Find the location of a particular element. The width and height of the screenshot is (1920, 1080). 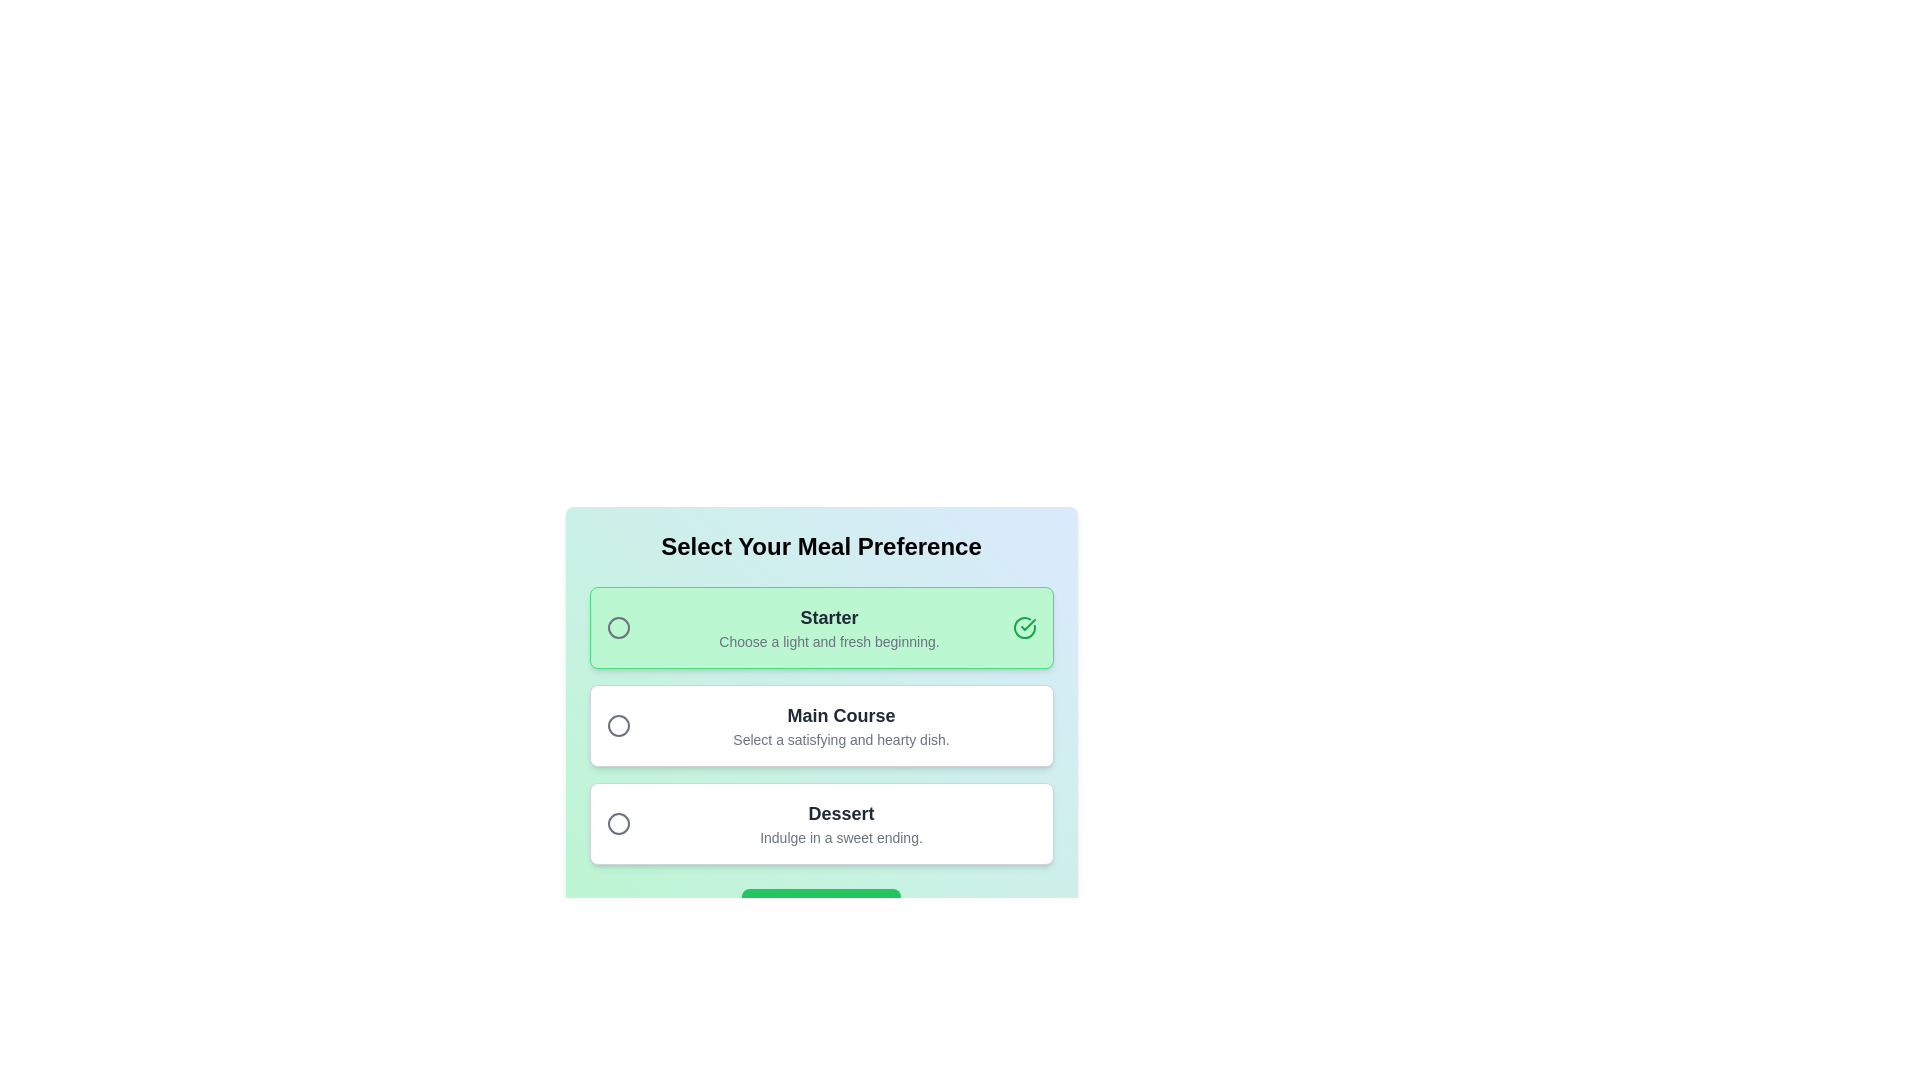

the selectable option titled 'Main Course' in the list of meal preferences is located at coordinates (821, 725).